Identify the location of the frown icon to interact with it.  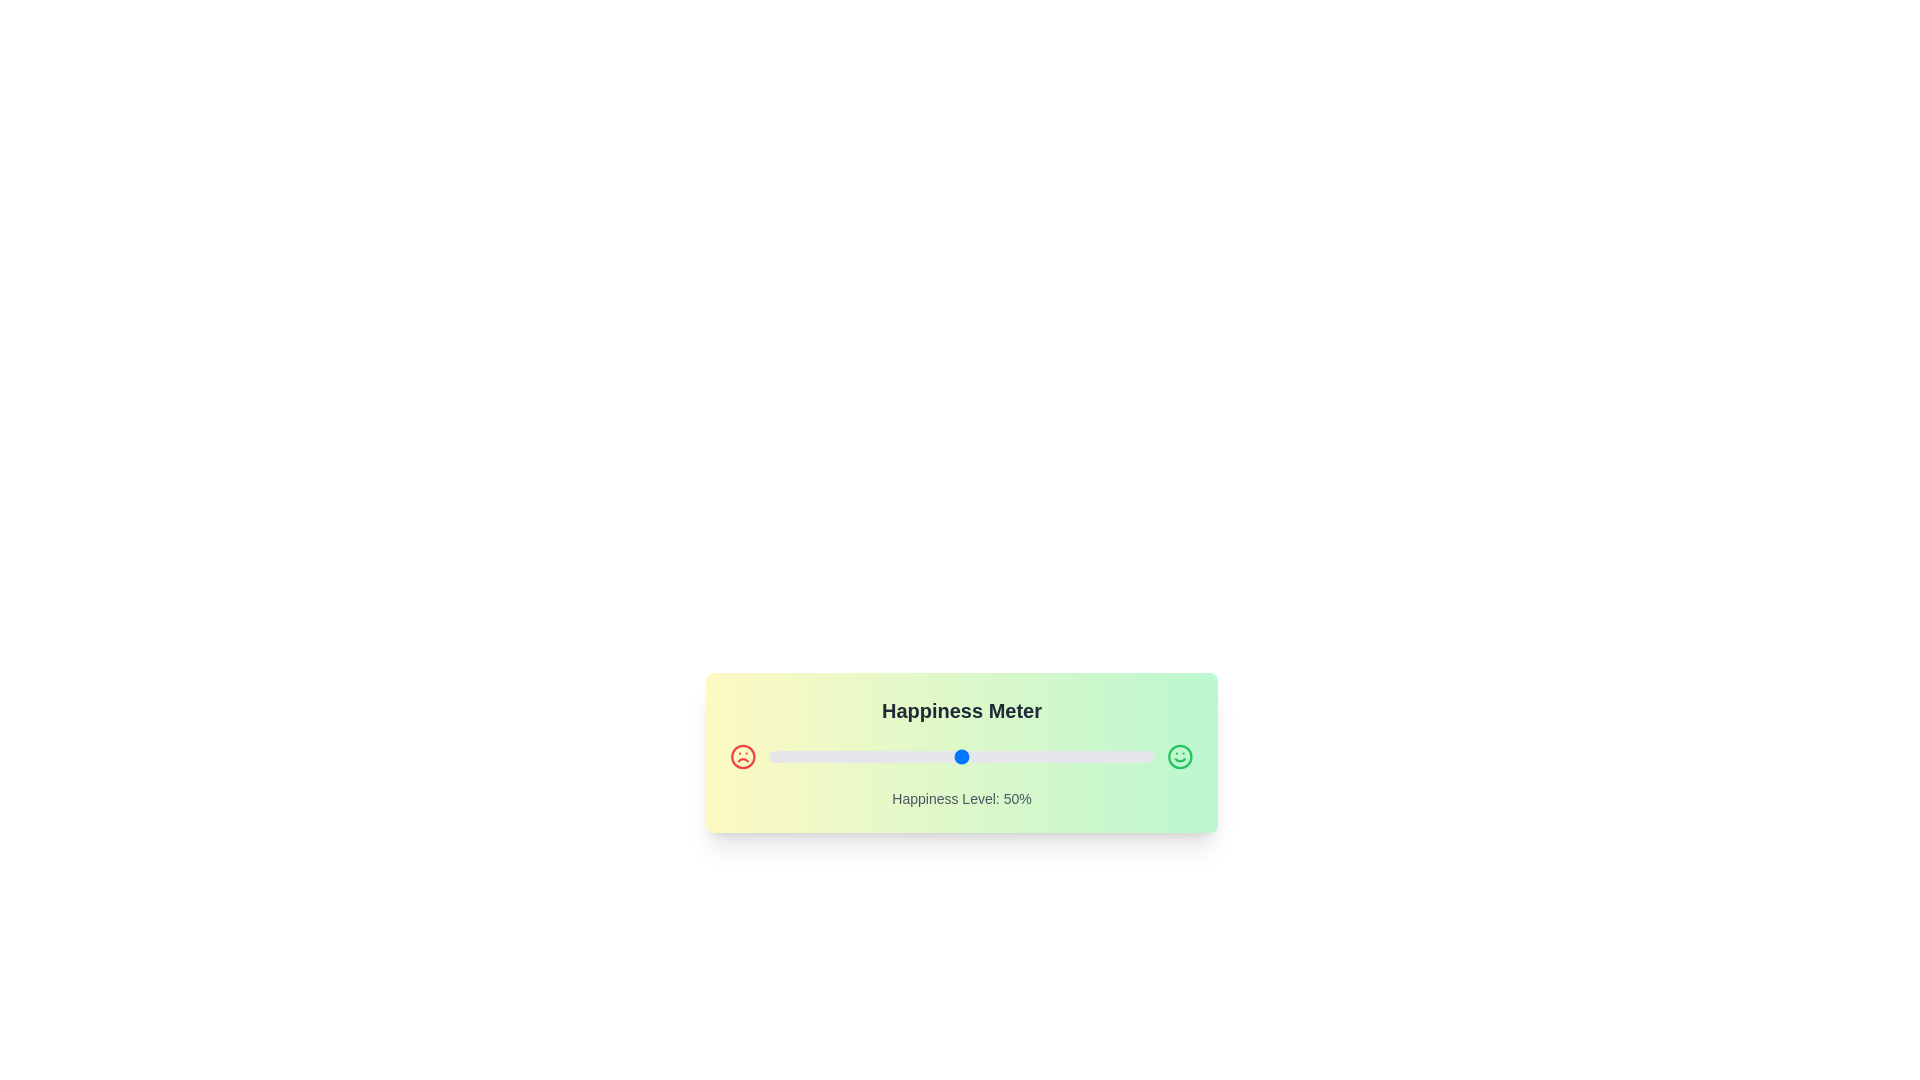
(742, 756).